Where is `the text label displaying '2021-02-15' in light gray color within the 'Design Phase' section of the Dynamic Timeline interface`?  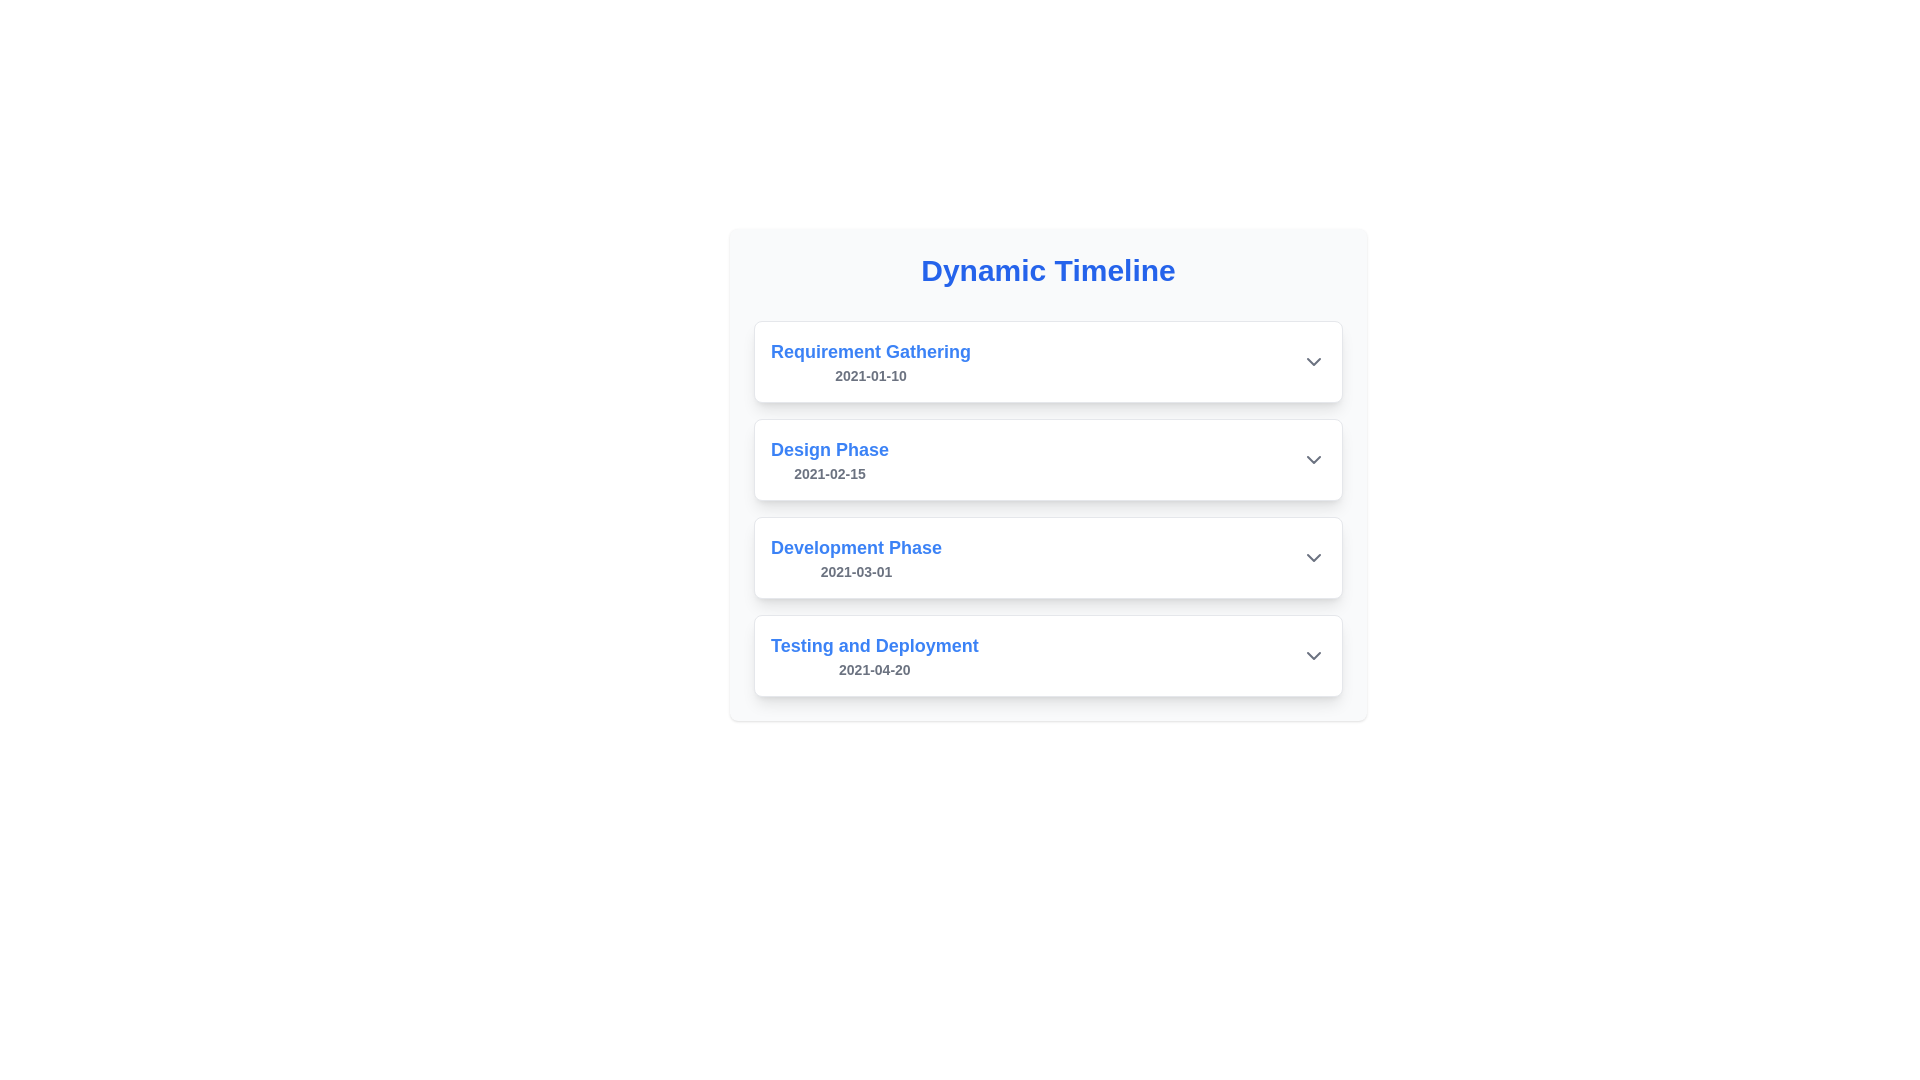 the text label displaying '2021-02-15' in light gray color within the 'Design Phase' section of the Dynamic Timeline interface is located at coordinates (830, 474).